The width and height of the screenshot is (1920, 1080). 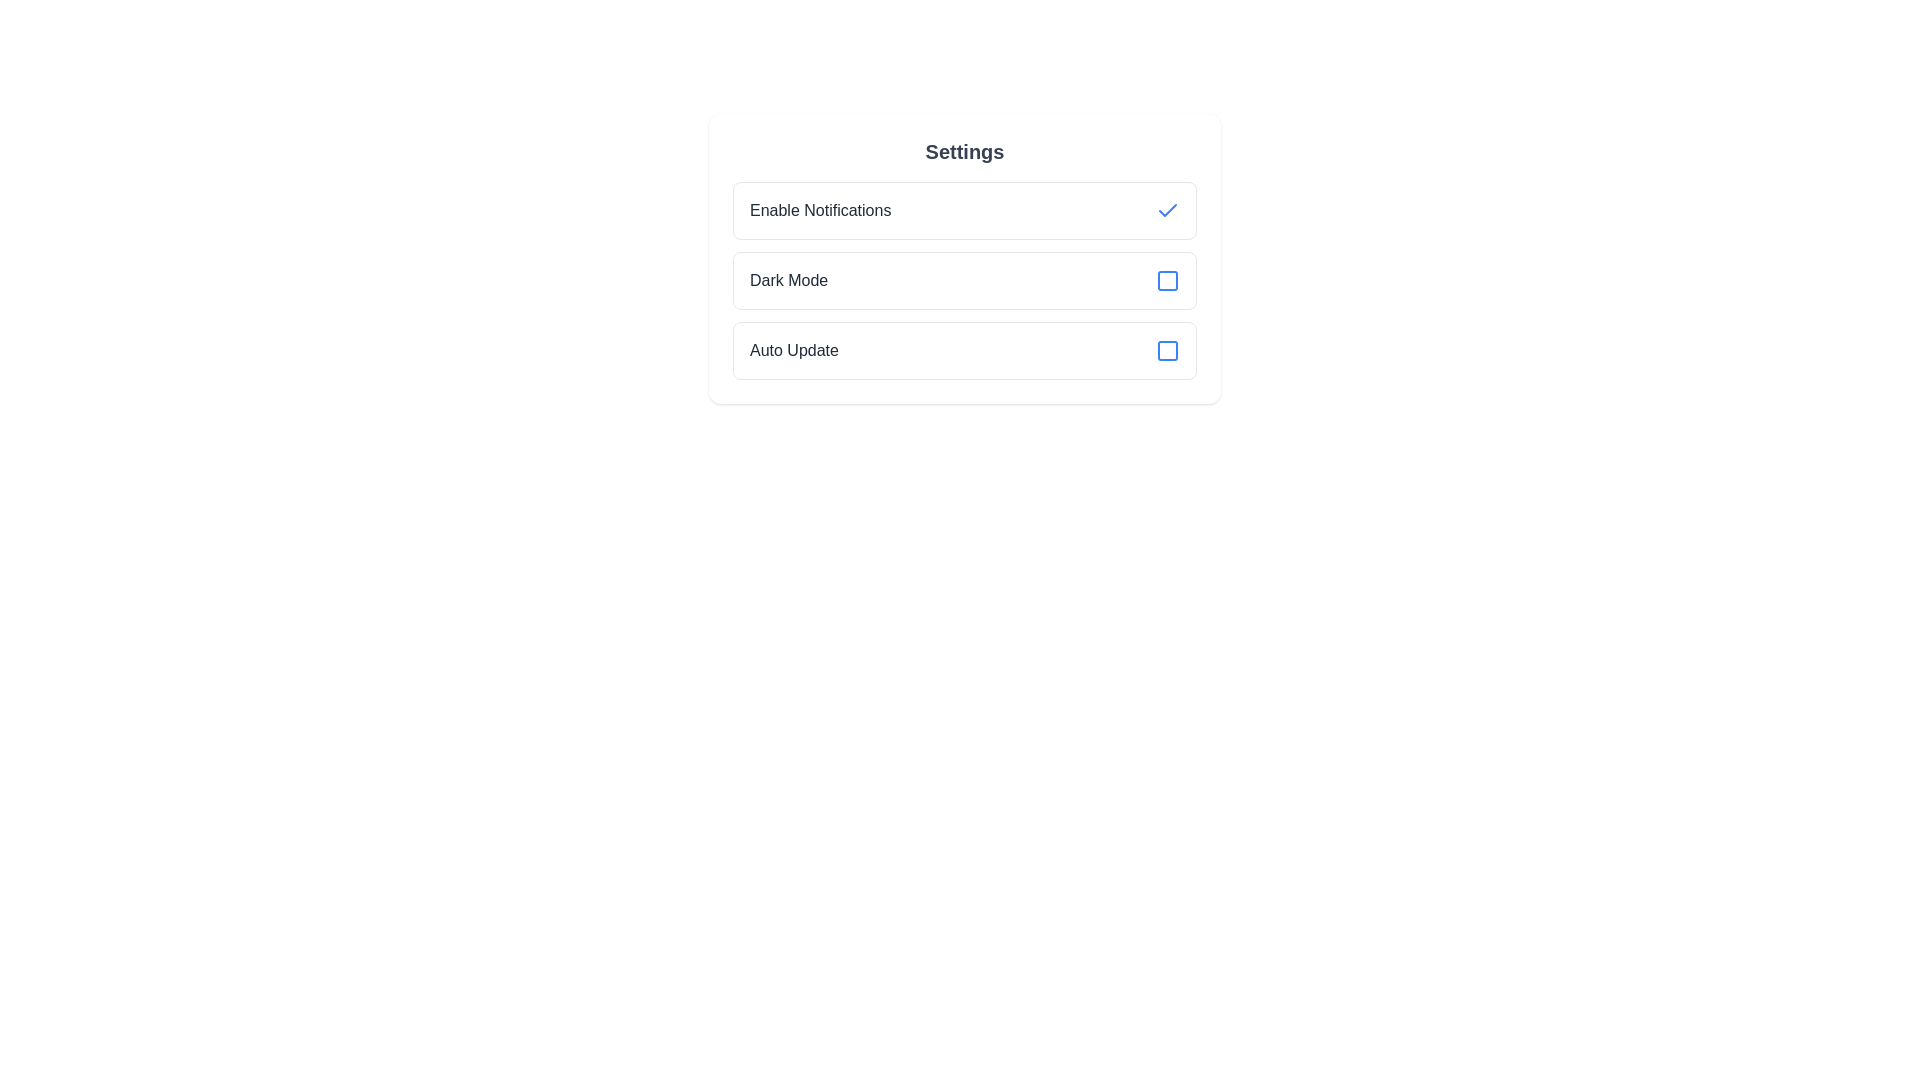 What do you see at coordinates (788, 281) in the screenshot?
I see `the 'Dark Mode' label text in the settings list, which is left-aligned and has a dark gray color with medium font weight` at bounding box center [788, 281].